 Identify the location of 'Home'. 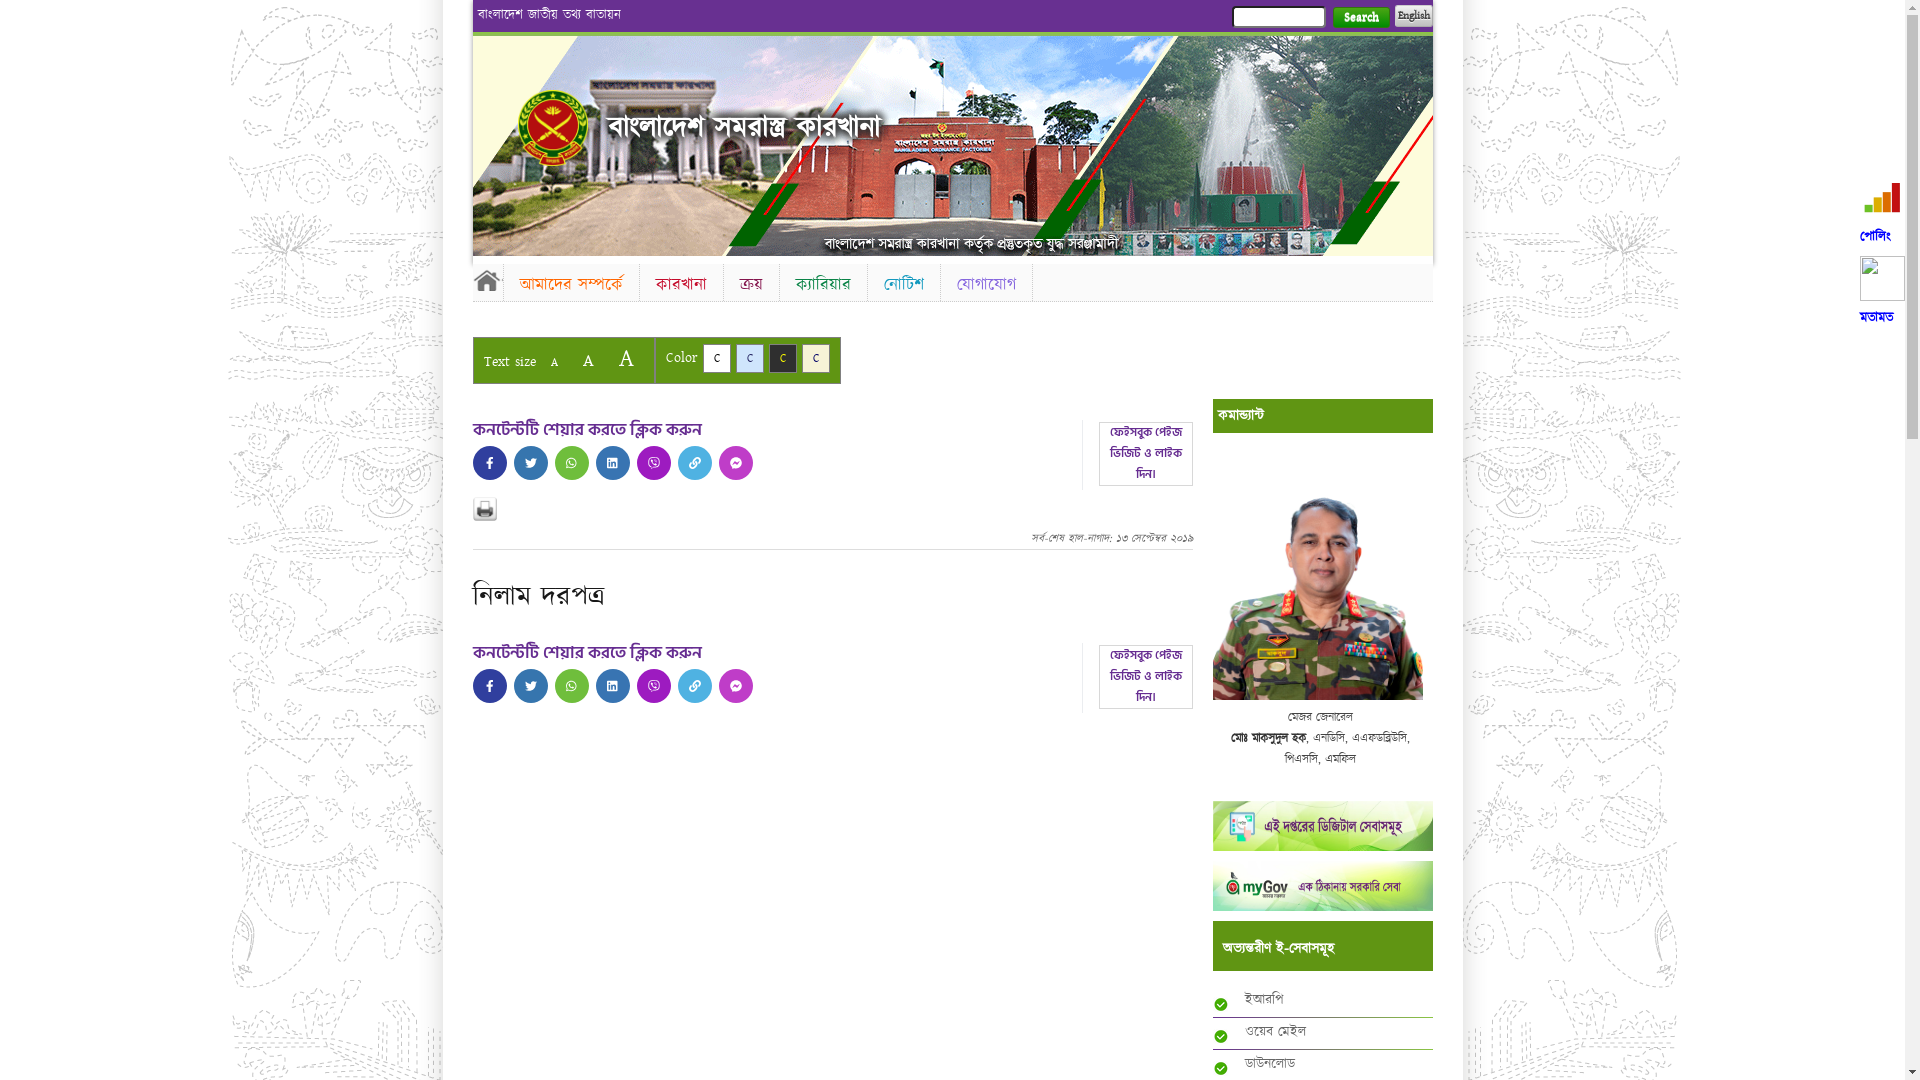
(486, 280).